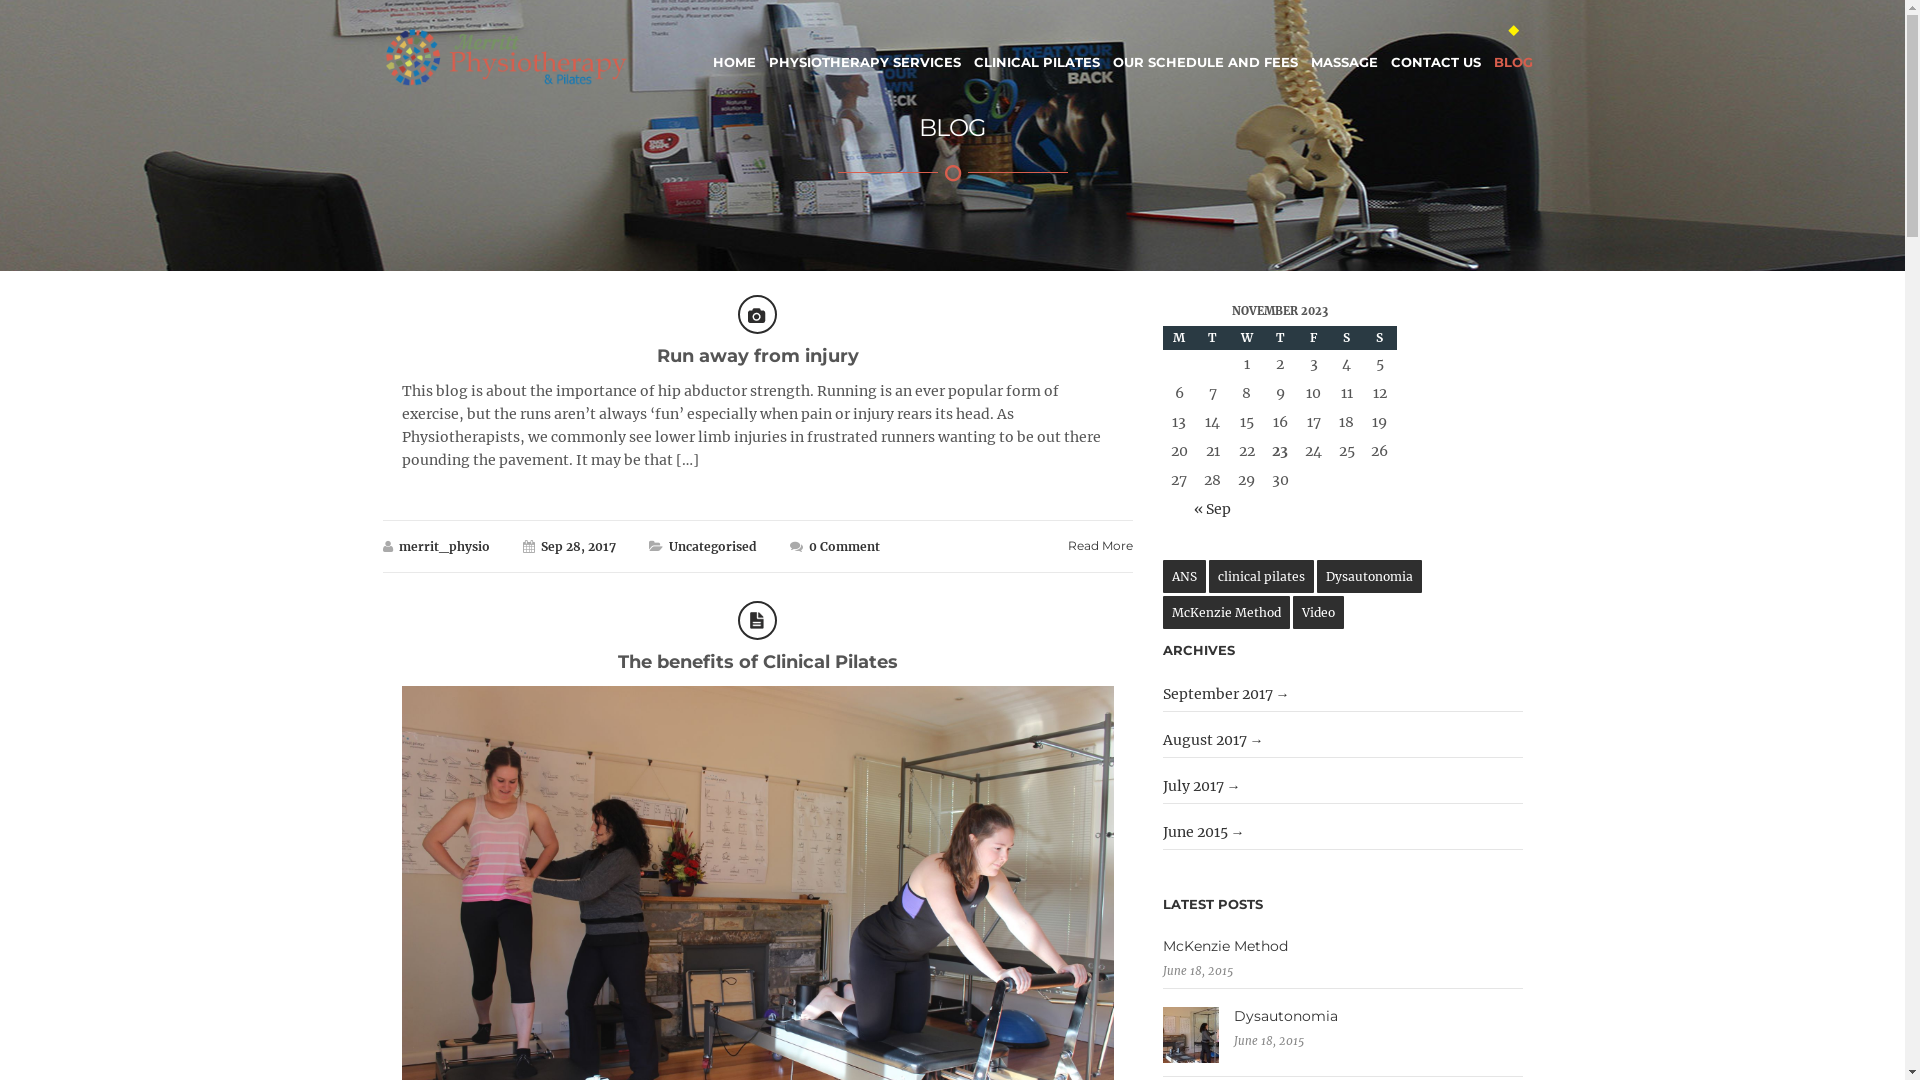 The width and height of the screenshot is (1920, 1080). Describe the element at coordinates (505, 56) in the screenshot. I see `'Merritt Physiotherapy & Pilates'` at that location.